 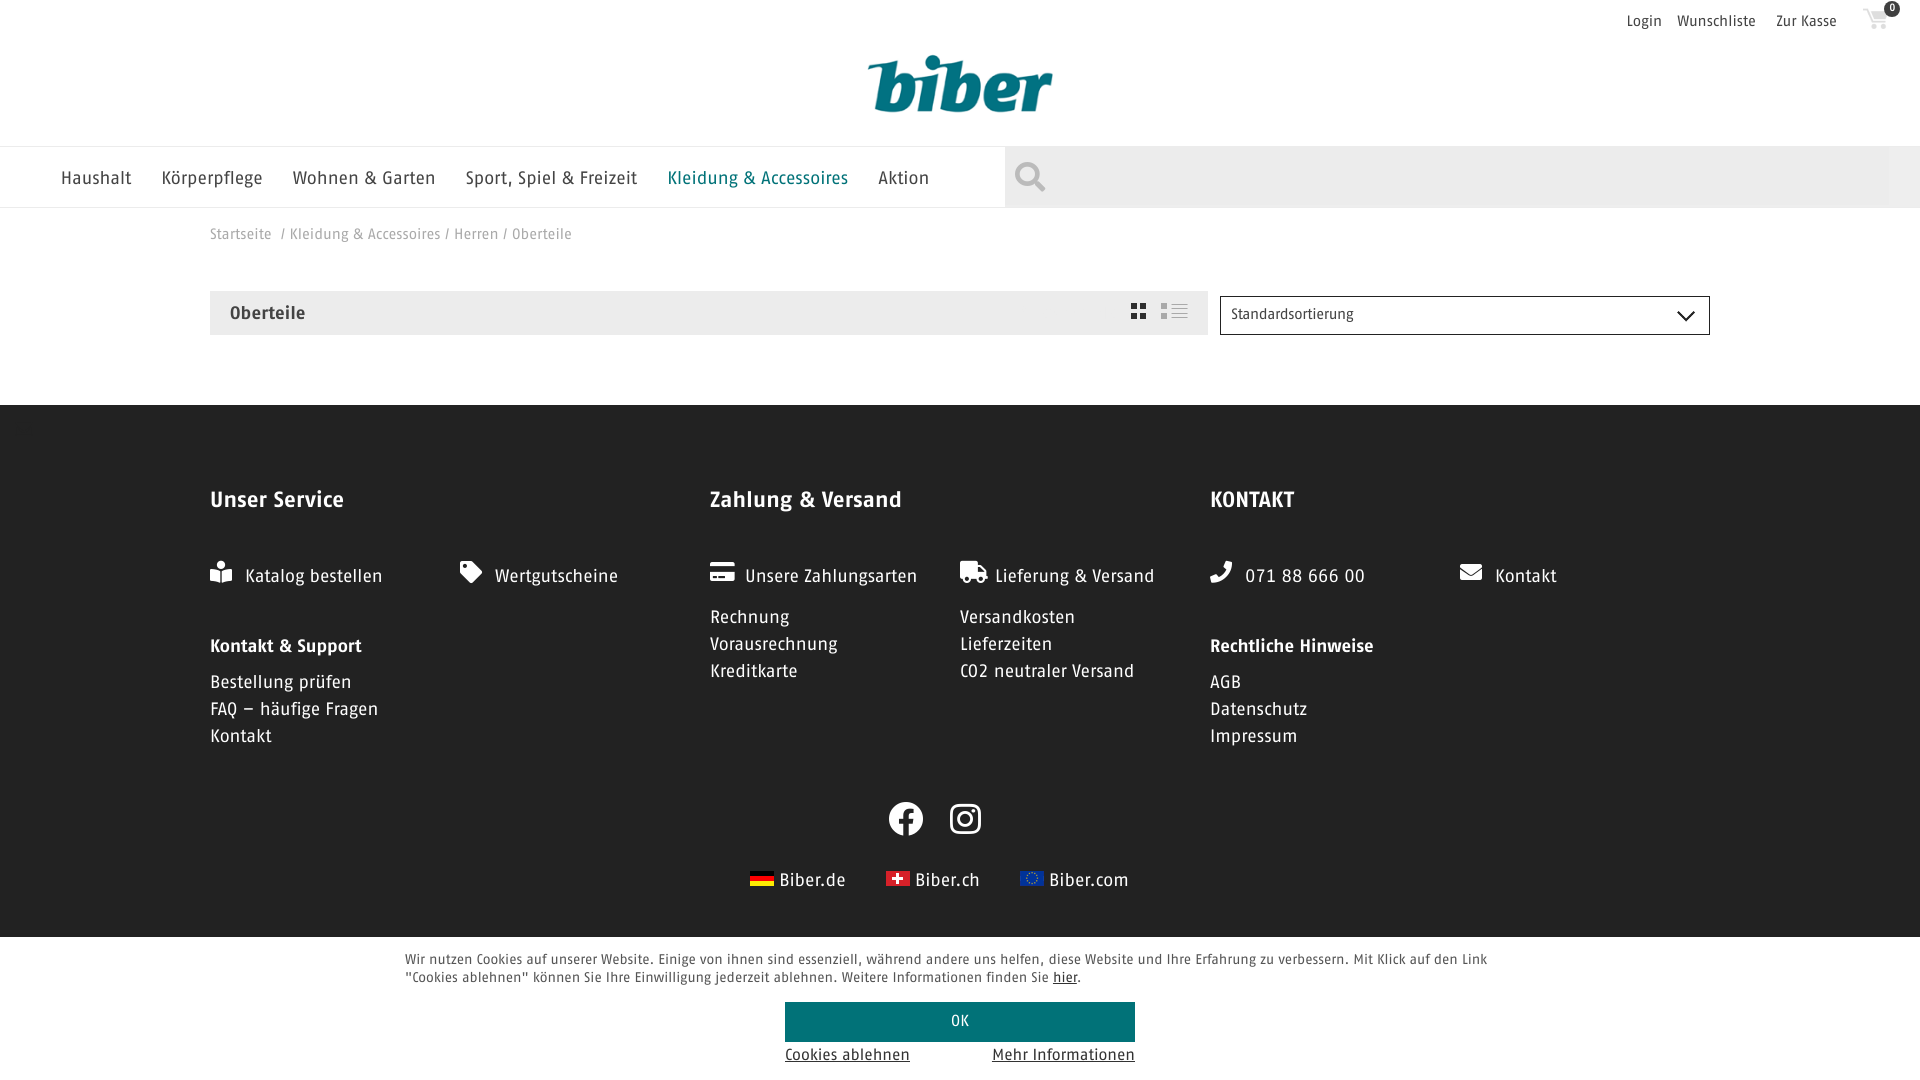 I want to click on 'Herren', so click(x=475, y=234).